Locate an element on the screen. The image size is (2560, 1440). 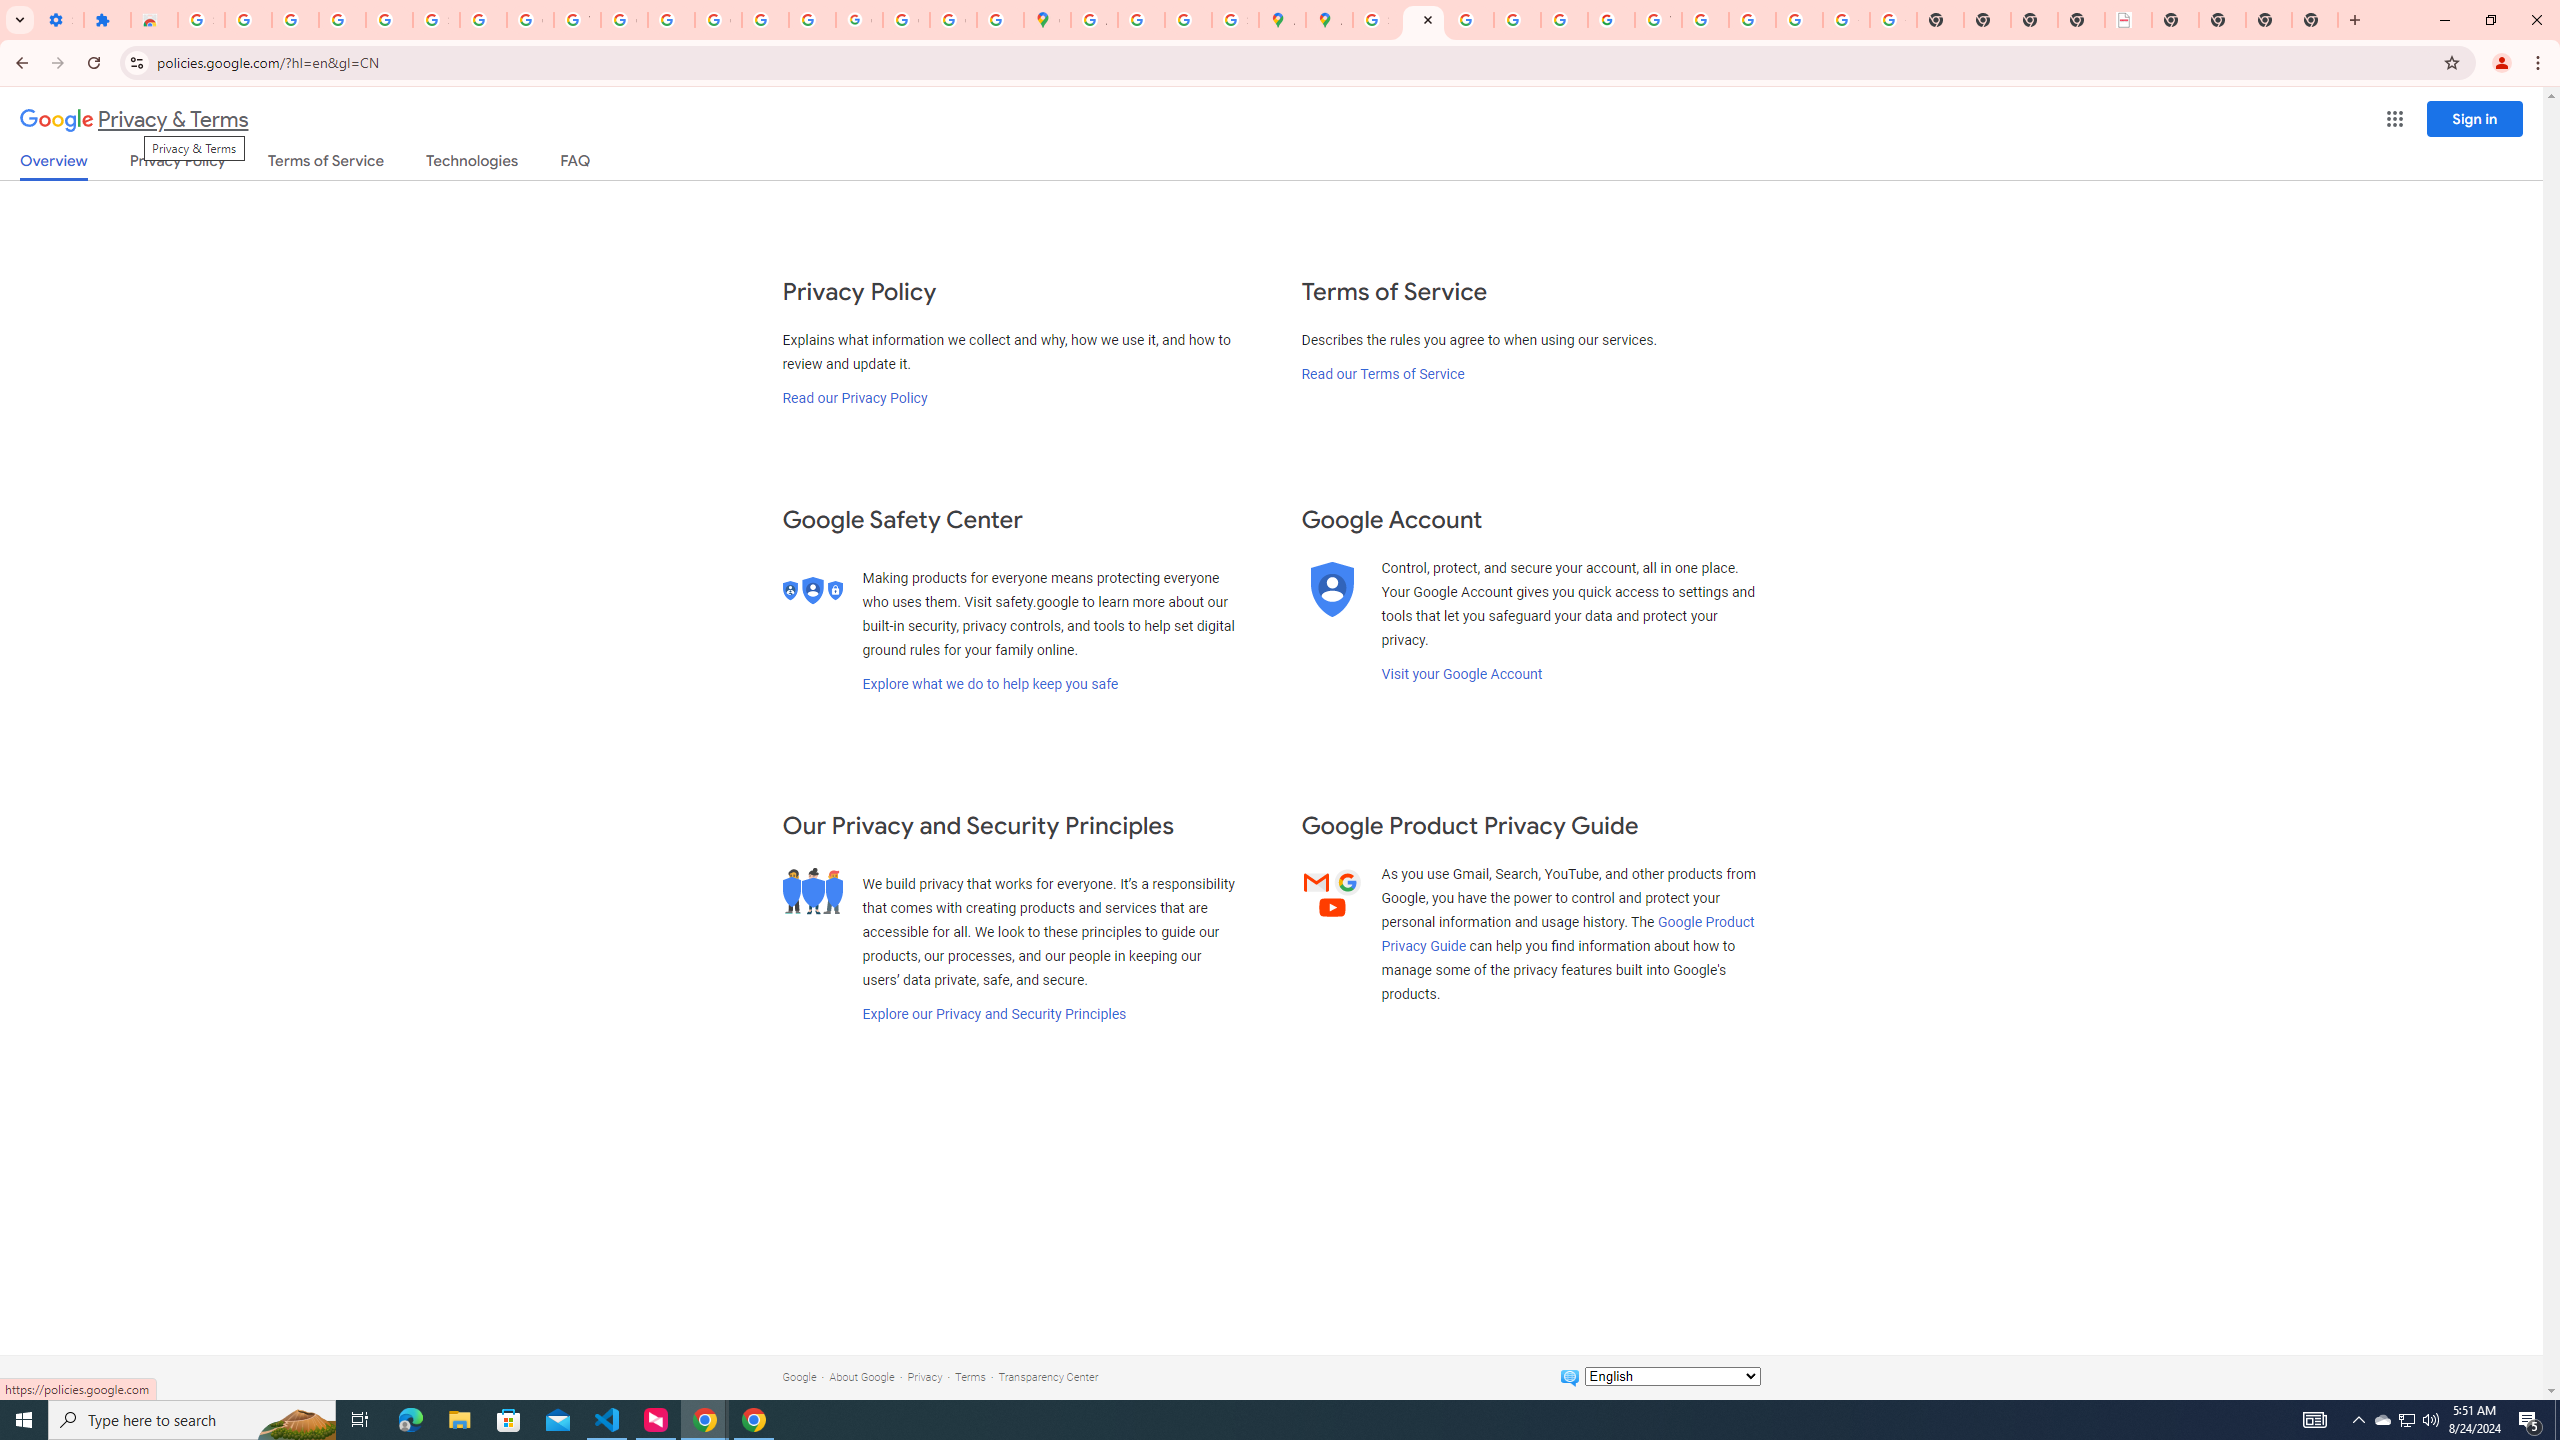
'Privacy & Terms' is located at coordinates (134, 119).